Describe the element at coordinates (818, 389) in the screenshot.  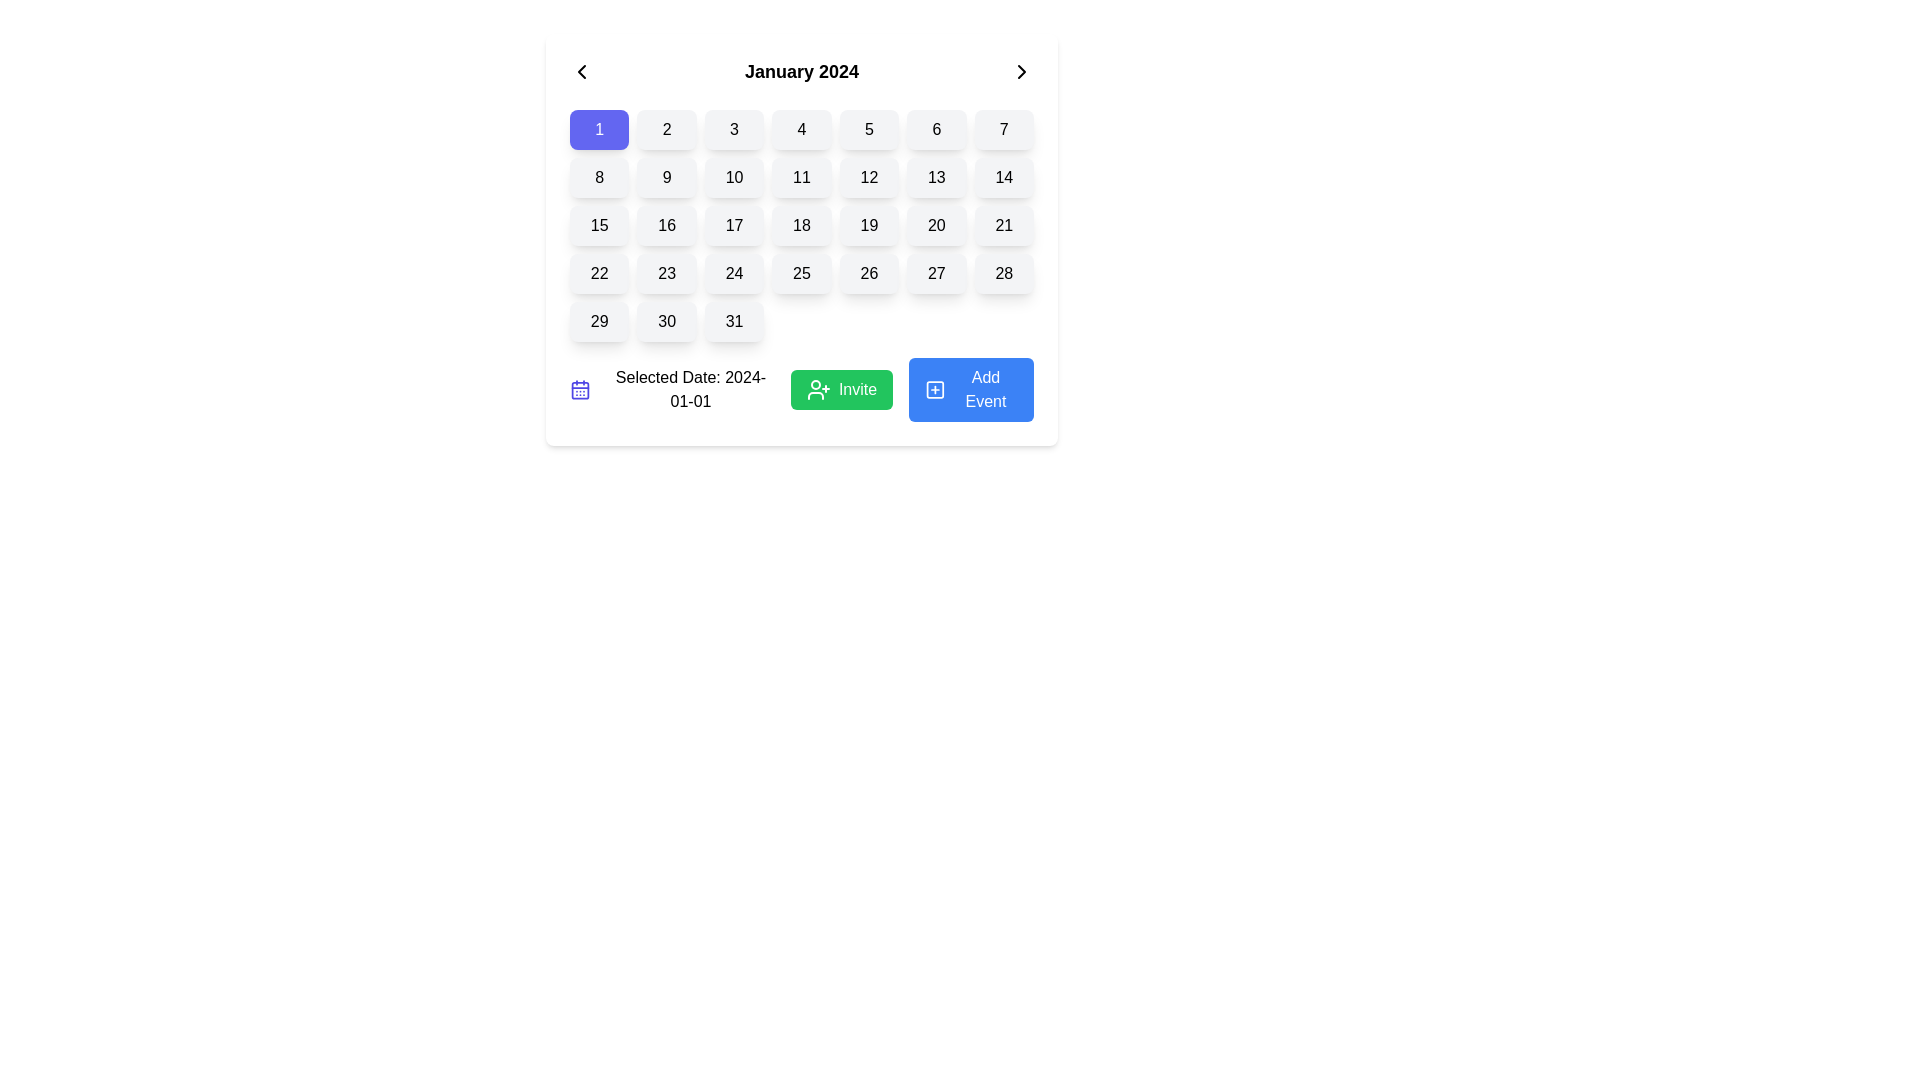
I see `the 'Invite' button which features a person icon with a plus sign on a green circular background` at that location.